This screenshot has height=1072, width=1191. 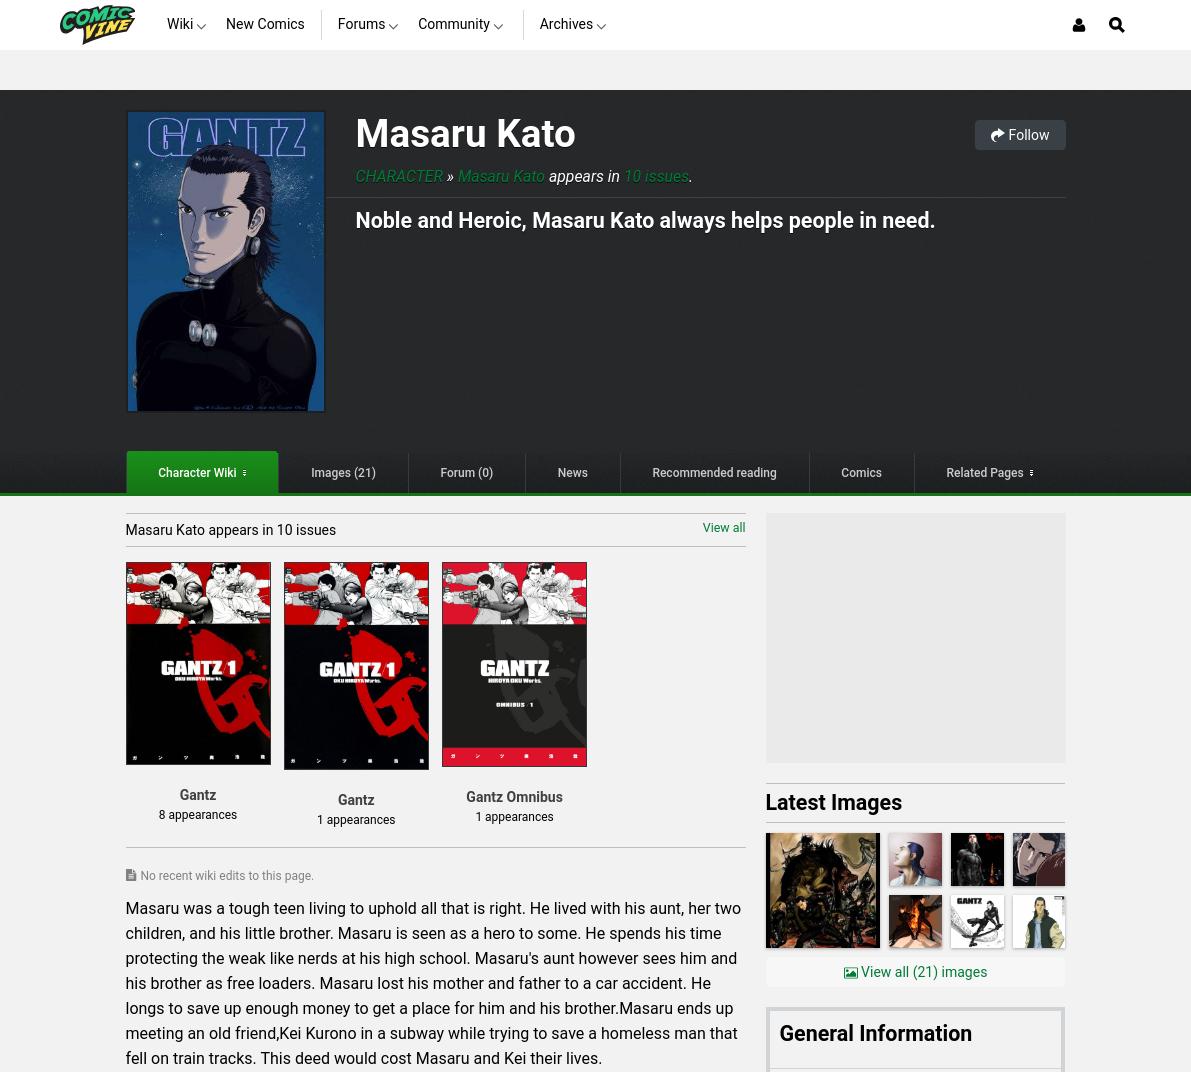 What do you see at coordinates (538, 23) in the screenshot?
I see `'Archives'` at bounding box center [538, 23].